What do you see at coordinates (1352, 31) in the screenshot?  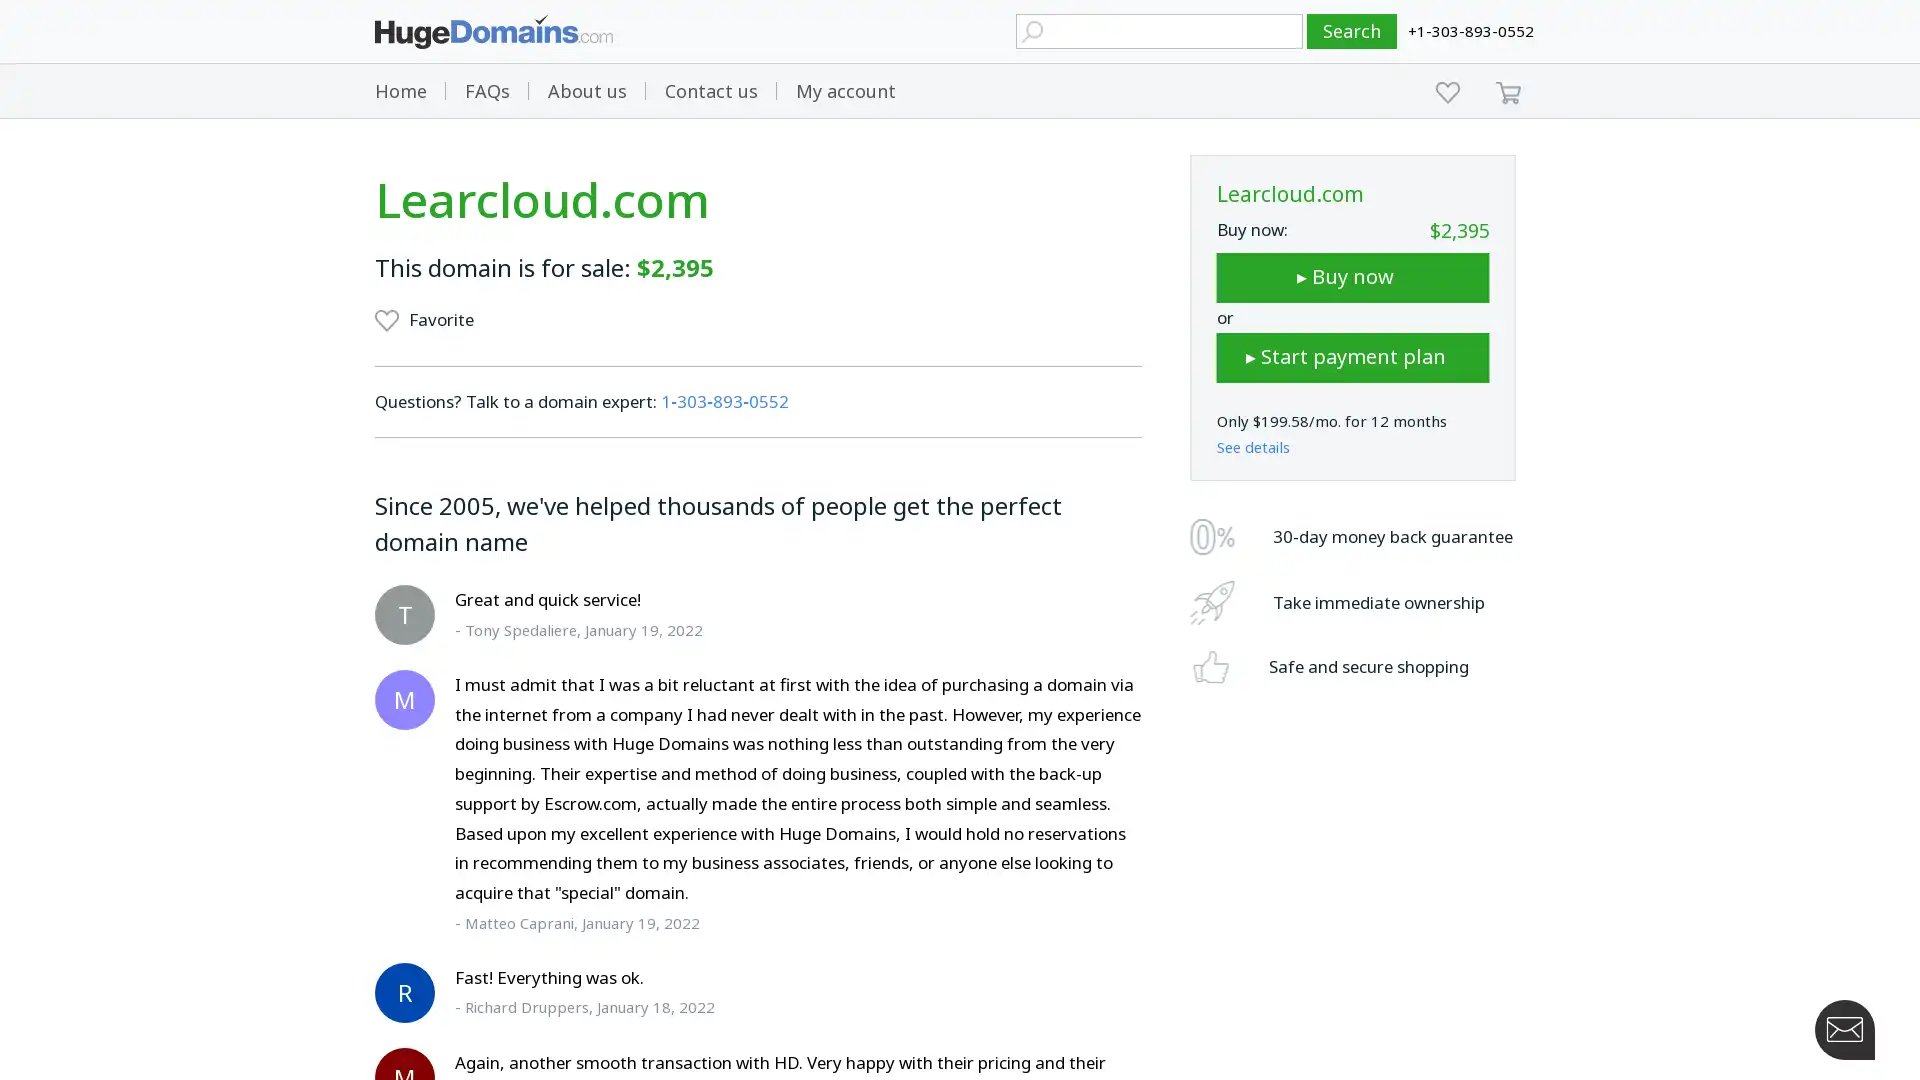 I see `Search` at bounding box center [1352, 31].